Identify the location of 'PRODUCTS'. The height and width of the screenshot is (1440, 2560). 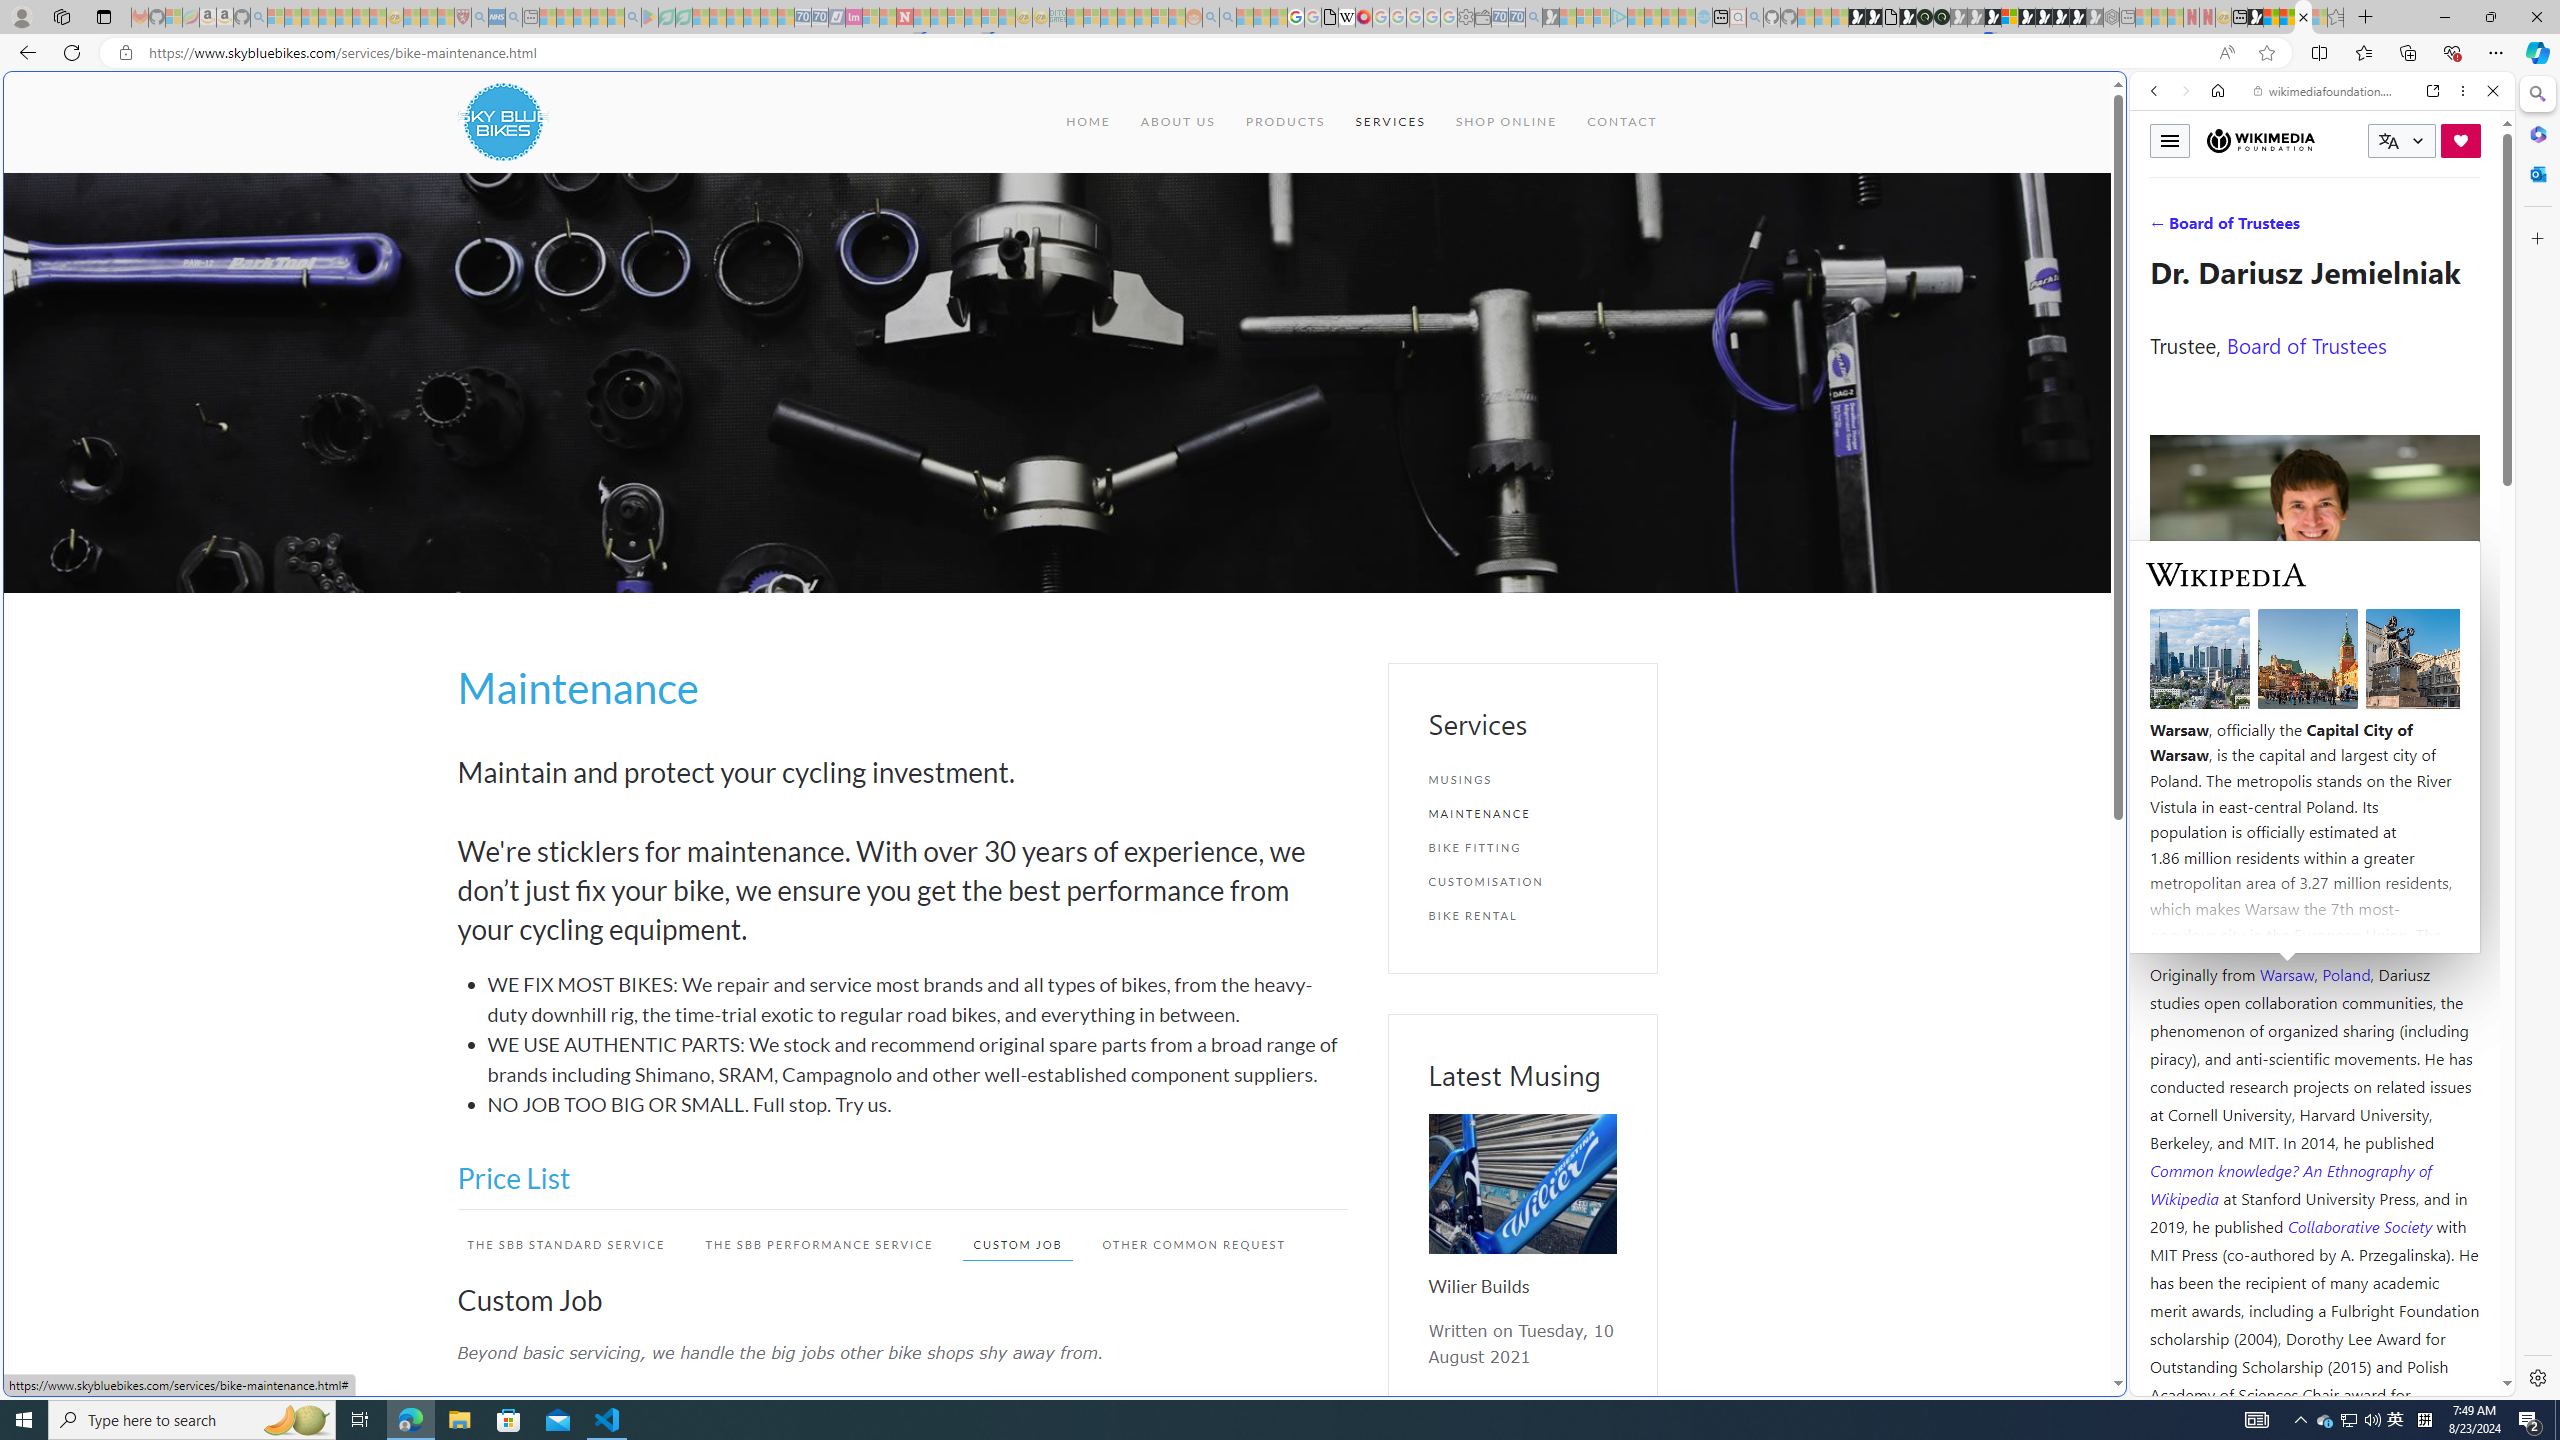
(1284, 120).